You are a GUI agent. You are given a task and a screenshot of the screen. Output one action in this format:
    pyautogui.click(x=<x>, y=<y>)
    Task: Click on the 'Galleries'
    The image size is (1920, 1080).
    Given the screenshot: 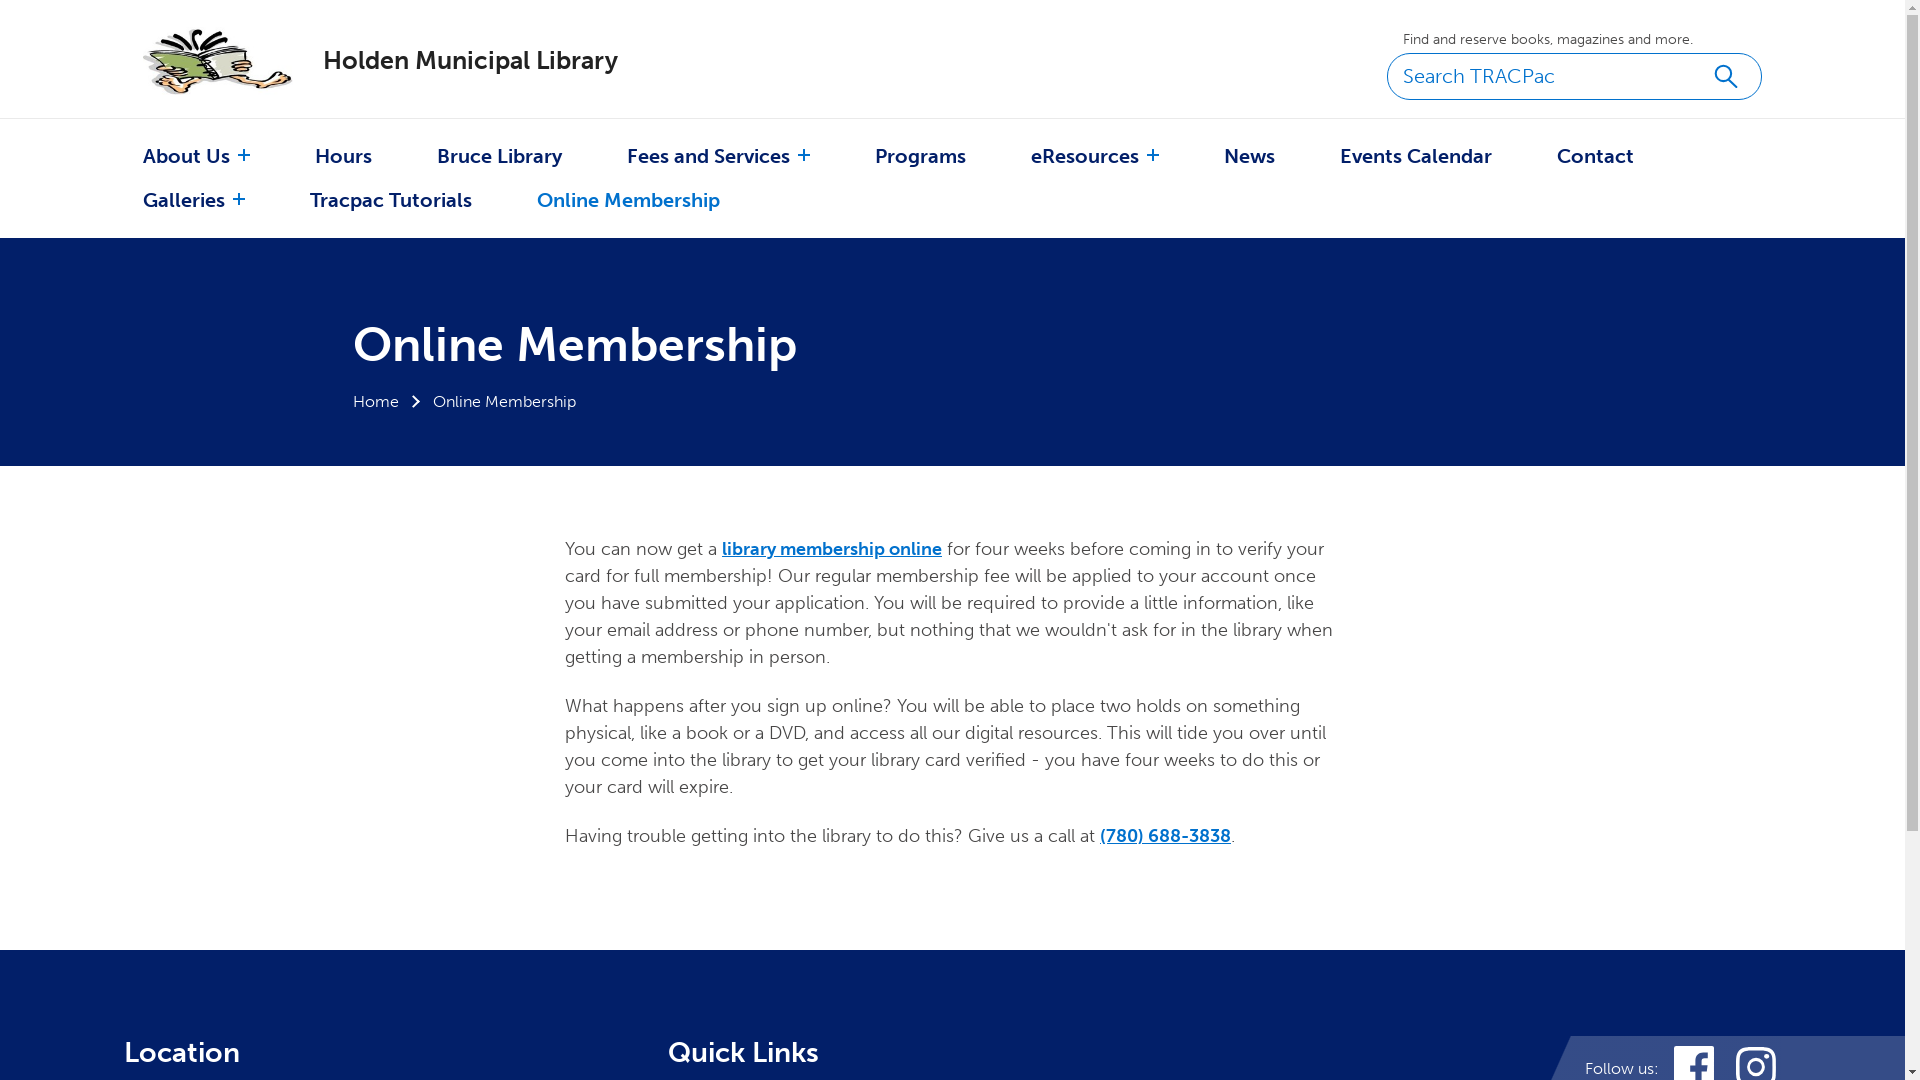 What is the action you would take?
    pyautogui.click(x=183, y=200)
    